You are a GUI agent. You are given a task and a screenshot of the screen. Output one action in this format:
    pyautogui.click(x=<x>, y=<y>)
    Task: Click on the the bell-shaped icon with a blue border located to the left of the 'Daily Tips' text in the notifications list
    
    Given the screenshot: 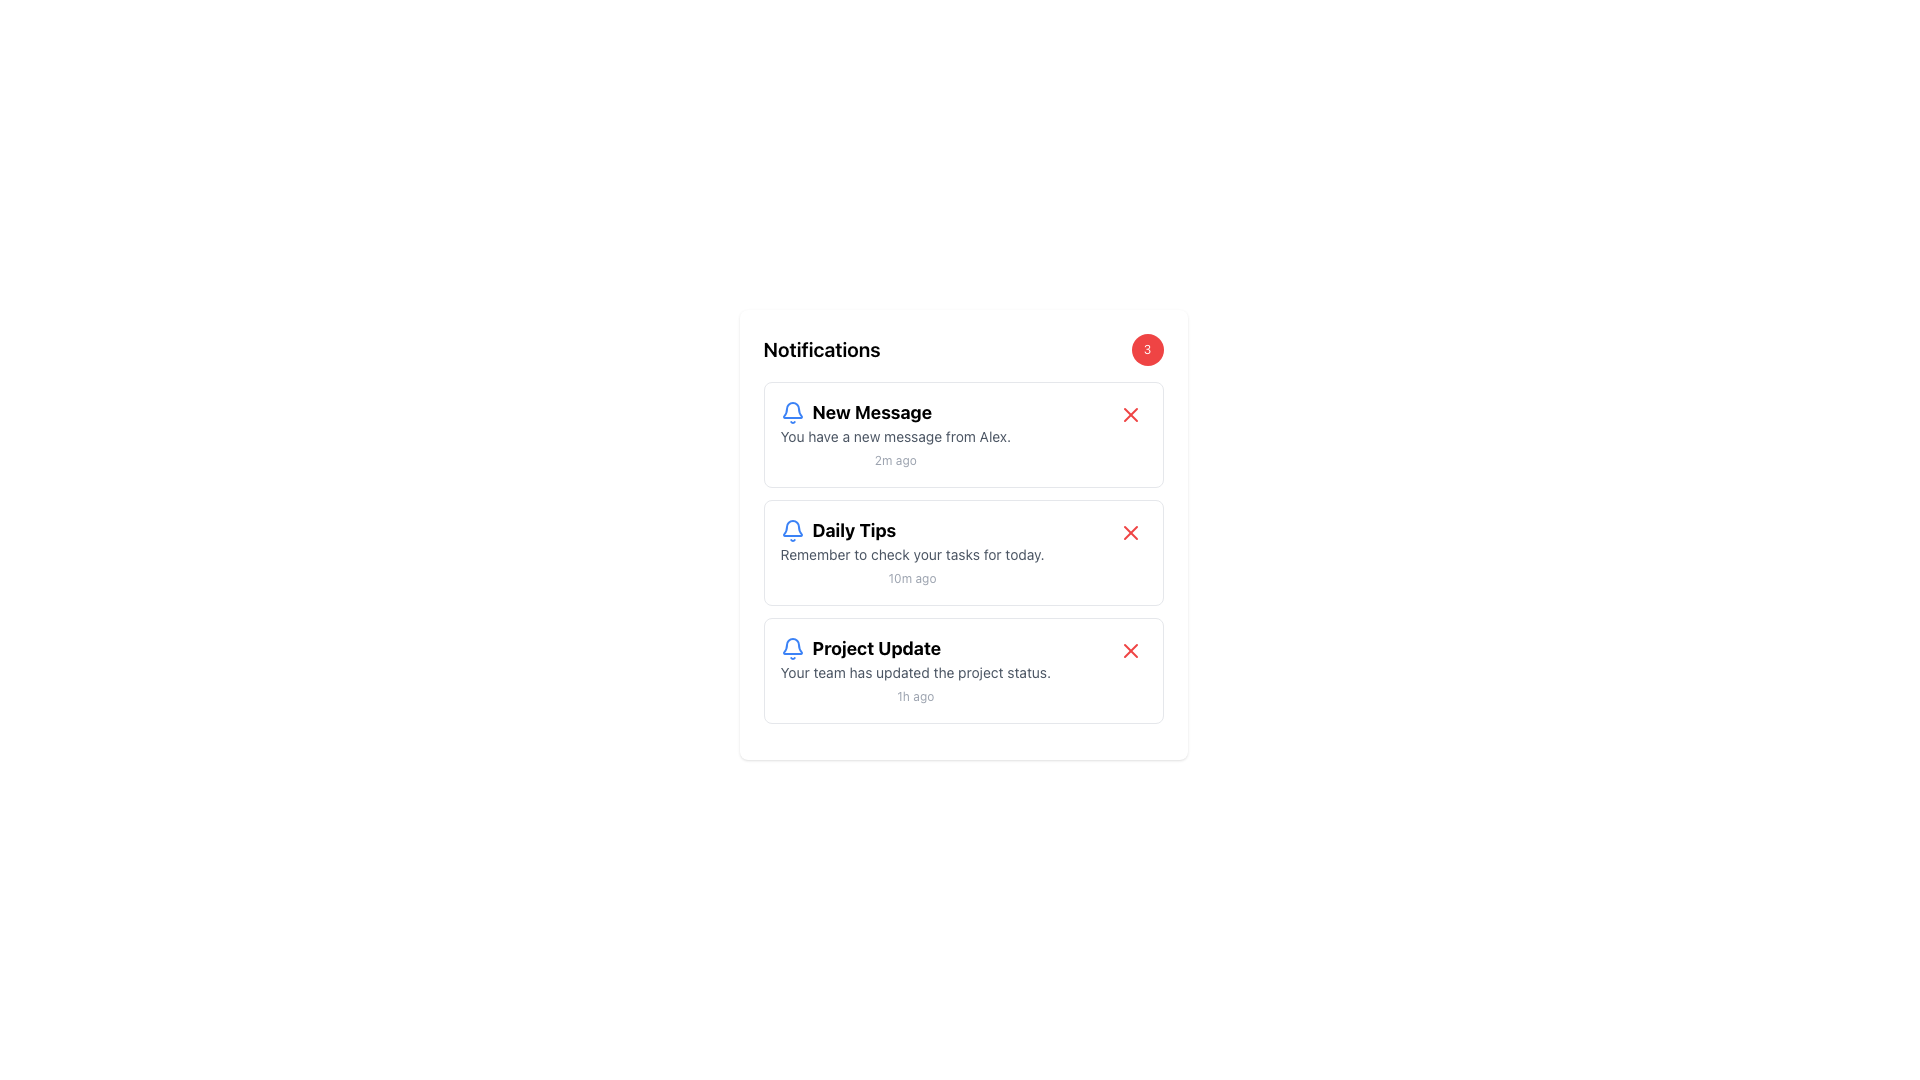 What is the action you would take?
    pyautogui.click(x=791, y=530)
    